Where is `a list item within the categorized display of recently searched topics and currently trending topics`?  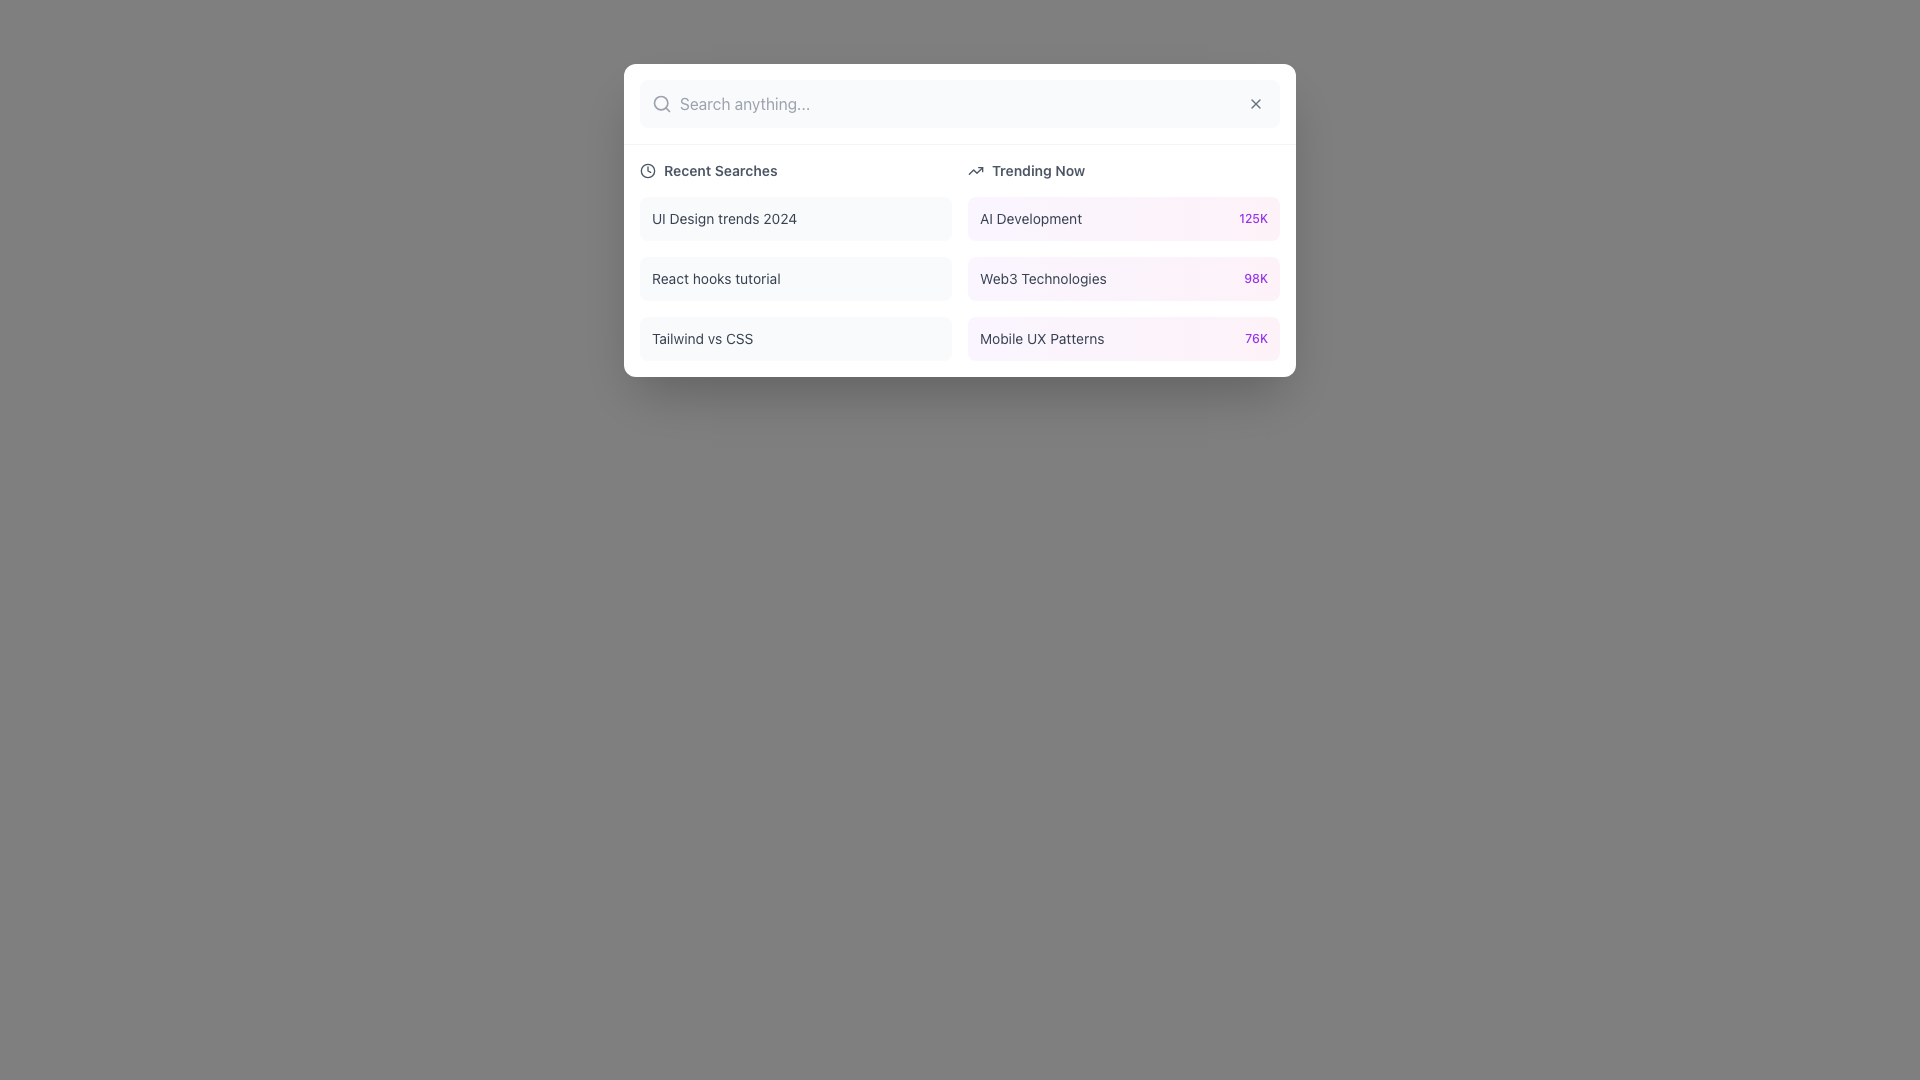
a list item within the categorized display of recently searched topics and currently trending topics is located at coordinates (960, 260).